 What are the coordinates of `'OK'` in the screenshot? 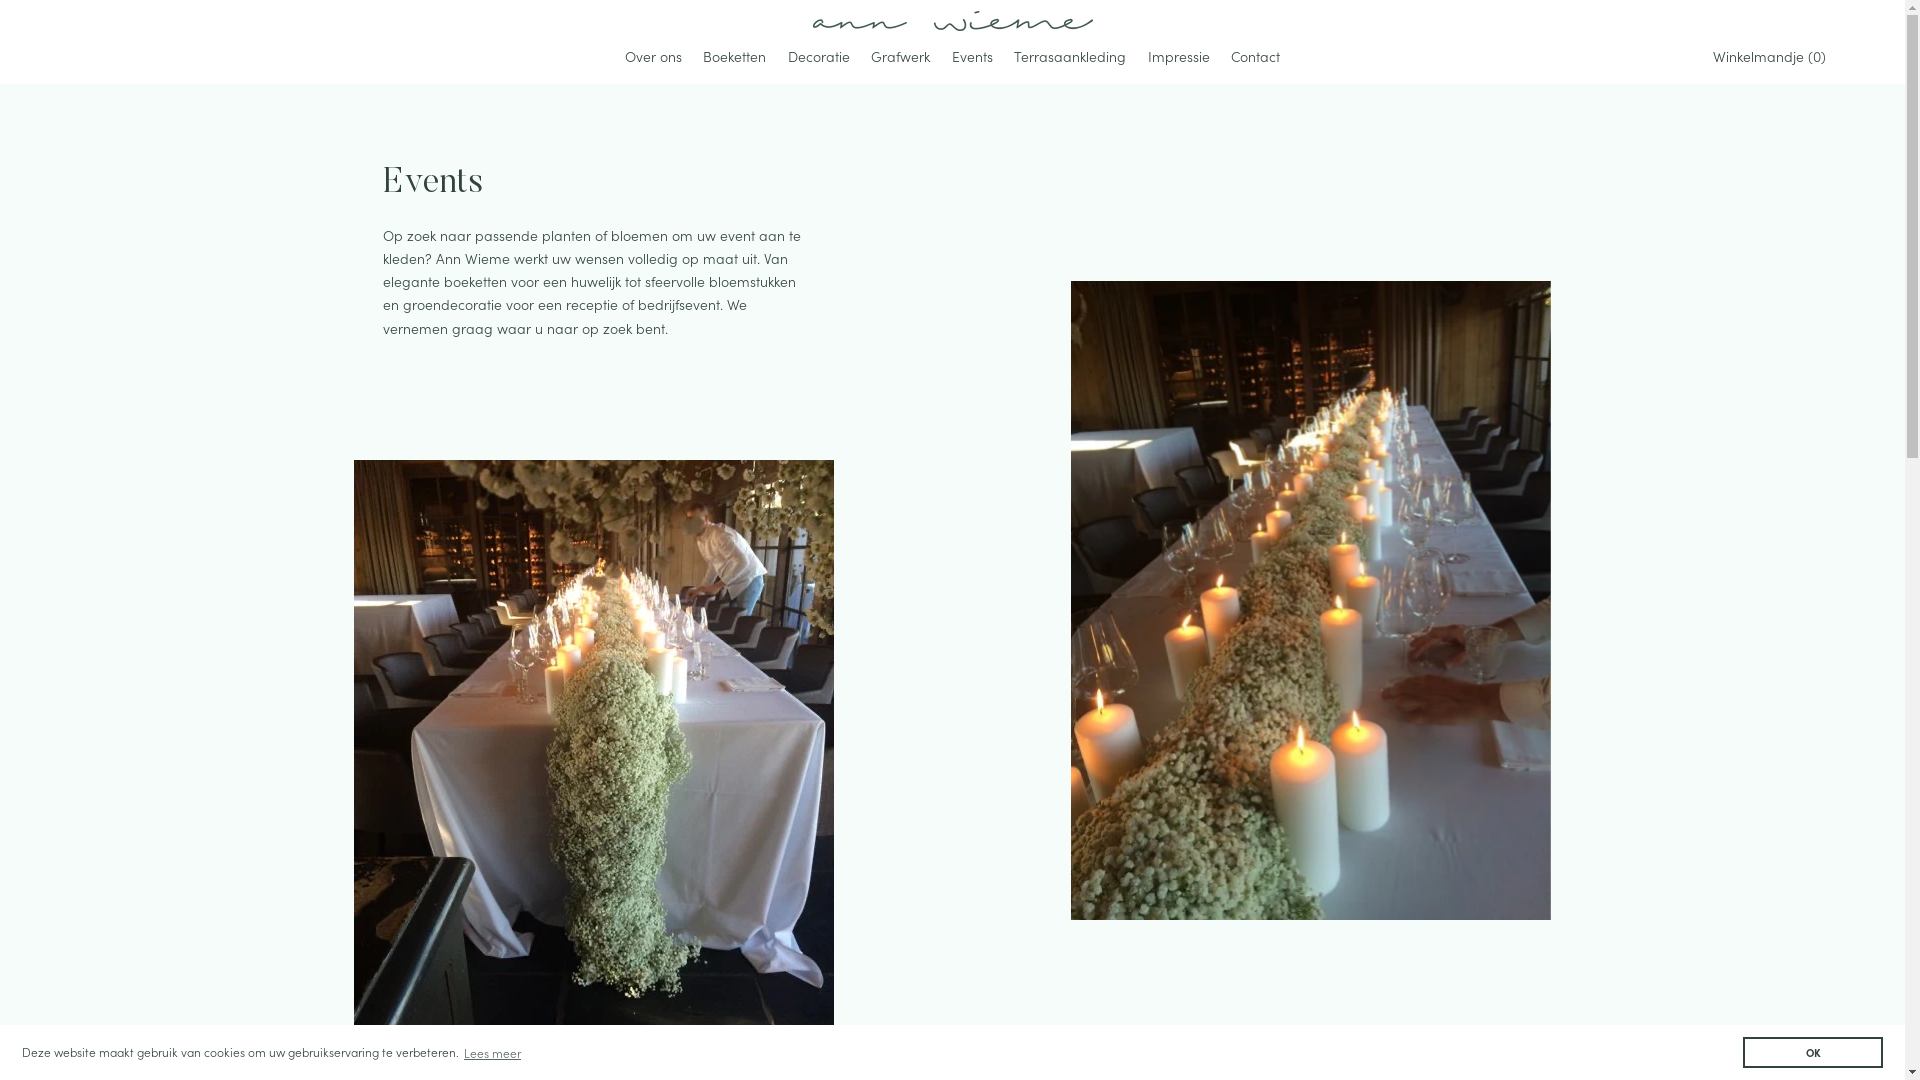 It's located at (1741, 1051).